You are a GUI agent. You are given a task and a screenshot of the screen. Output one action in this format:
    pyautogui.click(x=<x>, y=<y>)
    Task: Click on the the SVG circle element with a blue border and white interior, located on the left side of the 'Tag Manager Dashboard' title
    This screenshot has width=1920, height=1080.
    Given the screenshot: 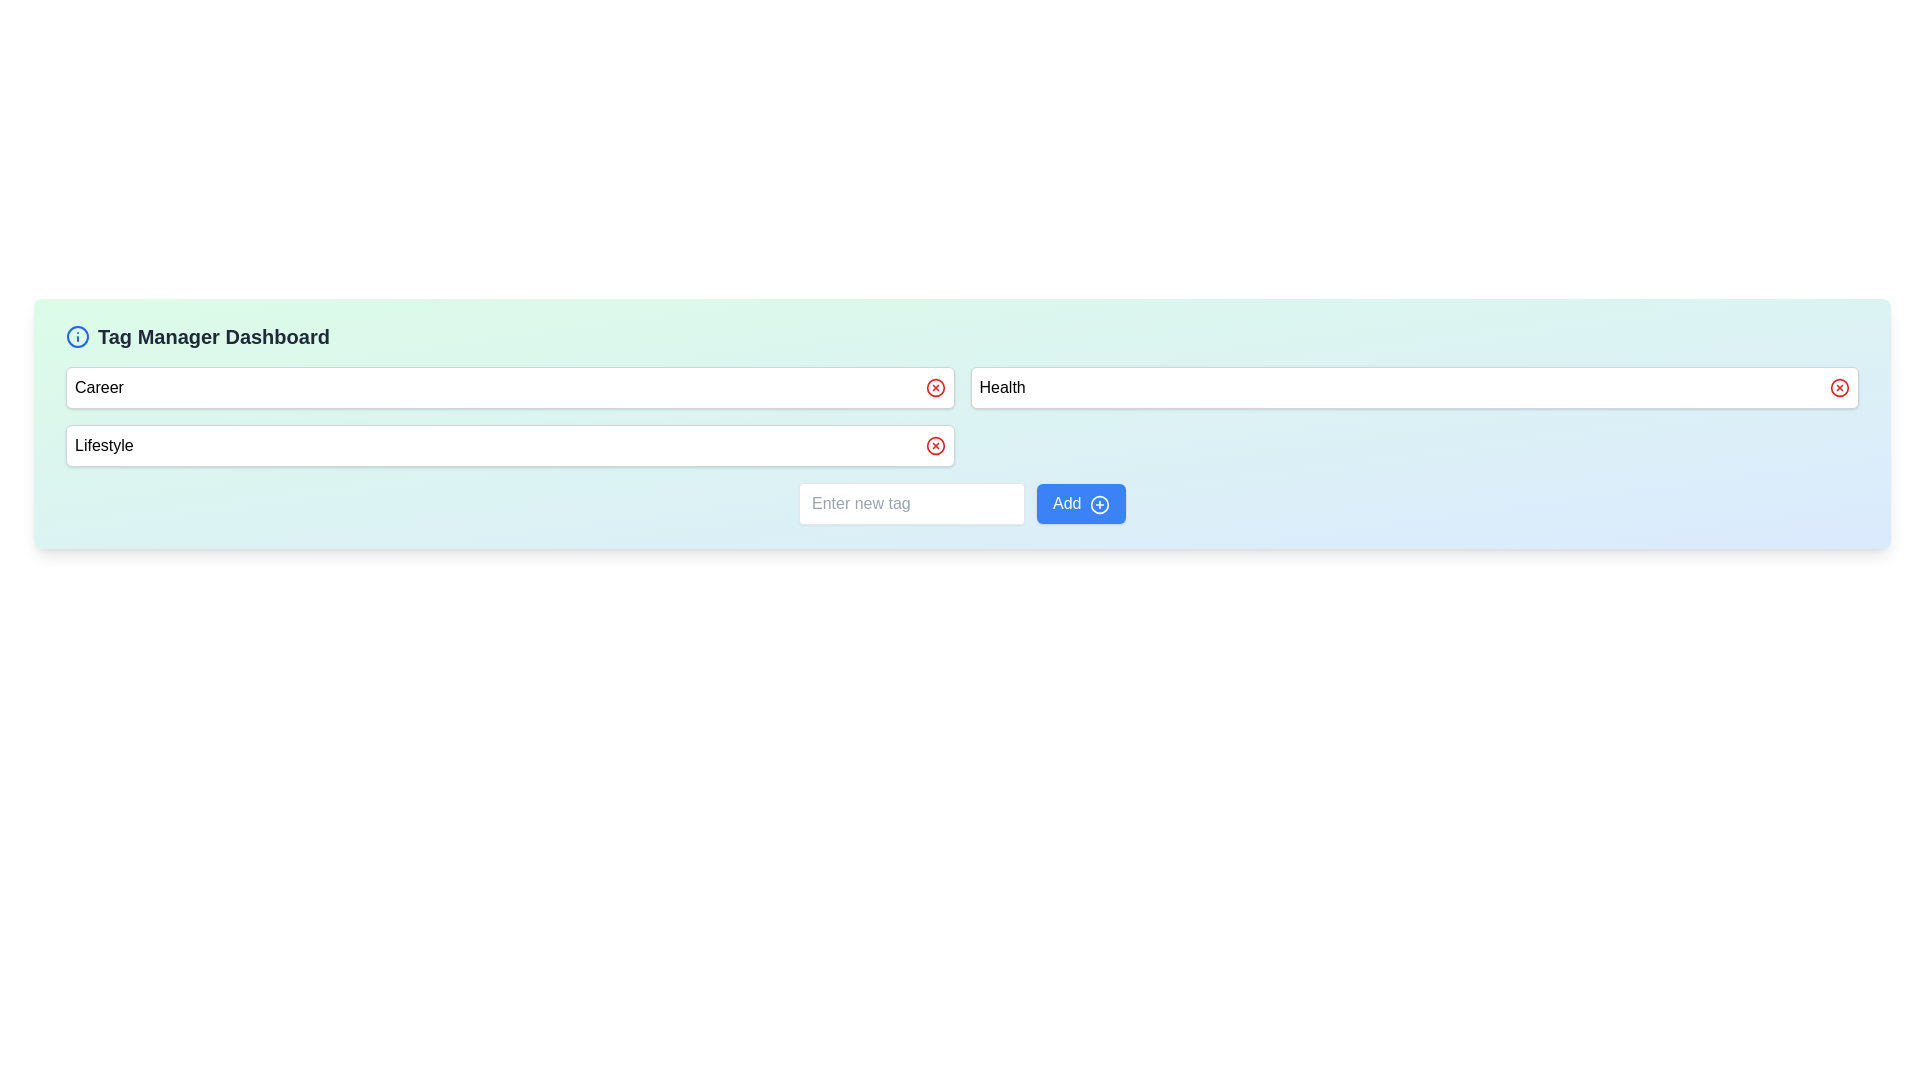 What is the action you would take?
    pyautogui.click(x=77, y=335)
    